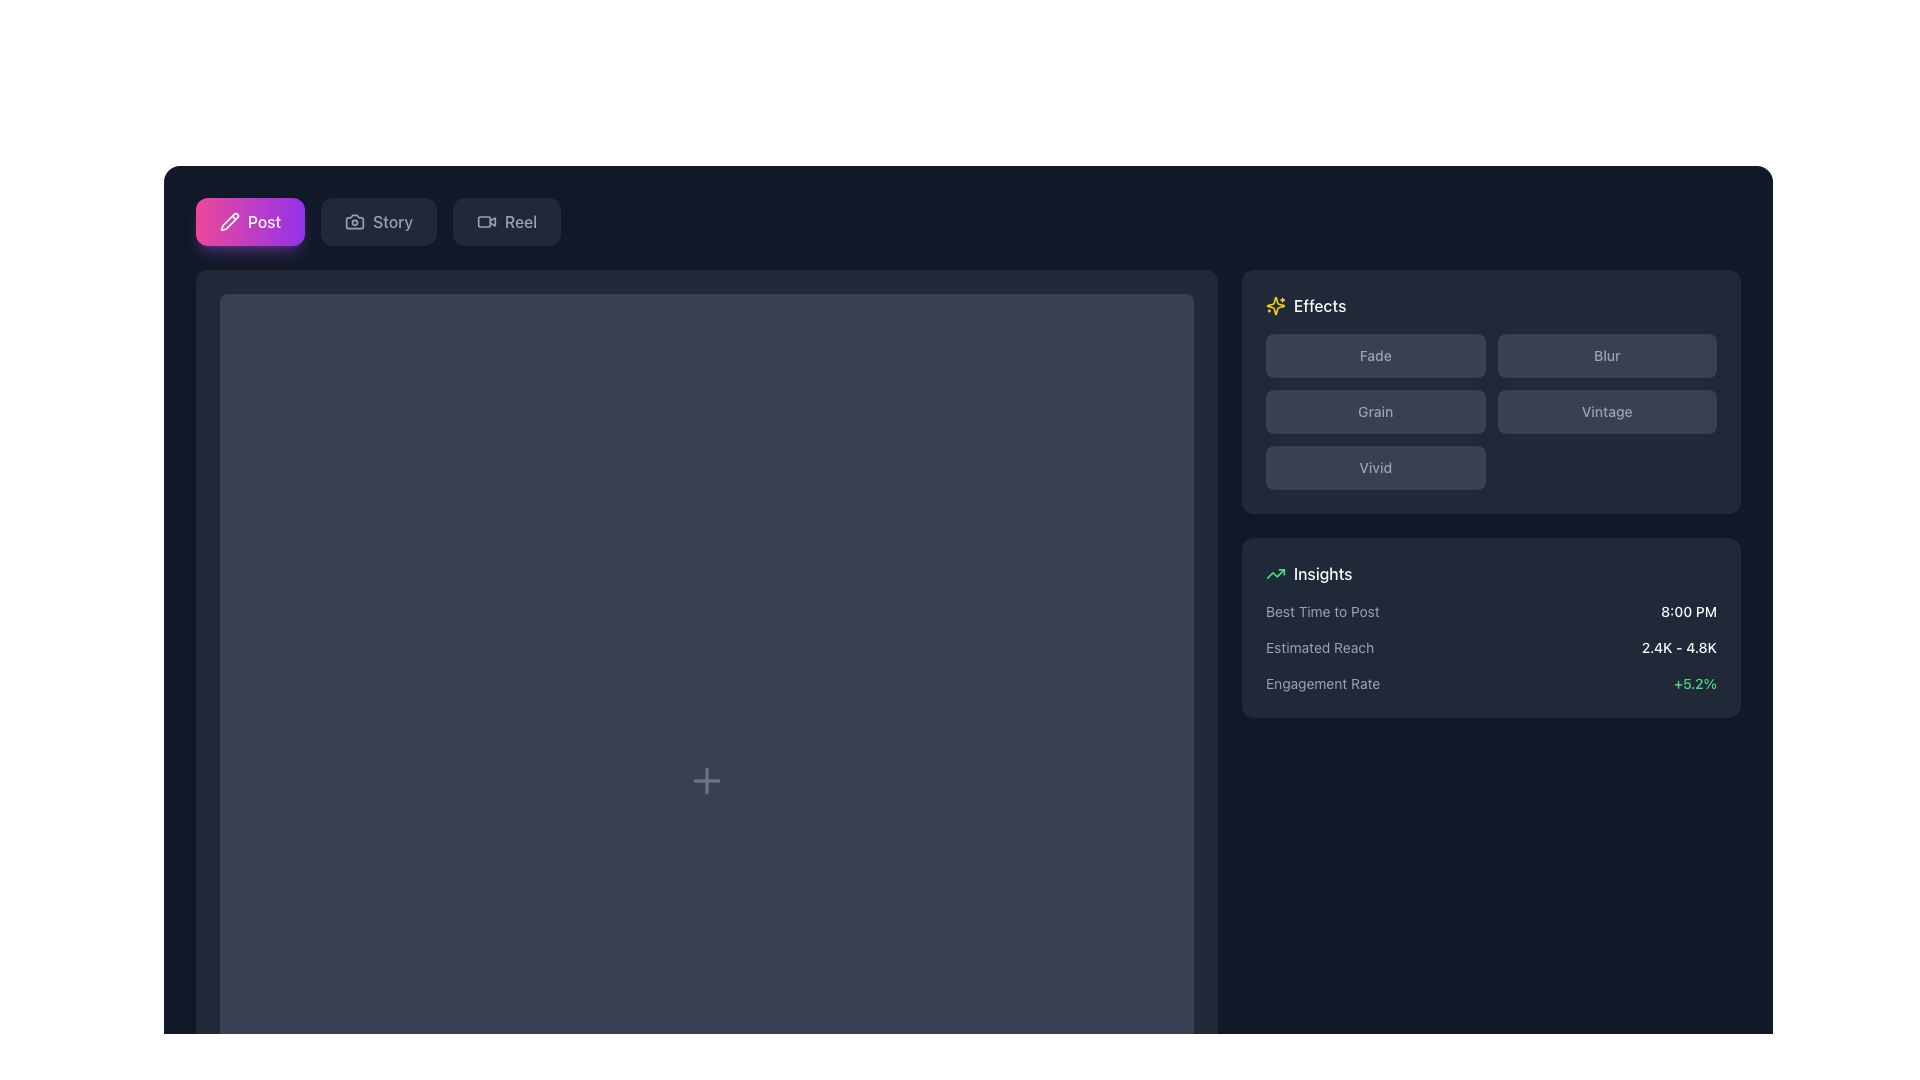  Describe the element at coordinates (1374, 411) in the screenshot. I see `the 'Grain' button, which is a rectangular button with a dark gray background and lighter gray text, located in the Effects section of the right panel, directly beneath the 'Fade' button` at that location.